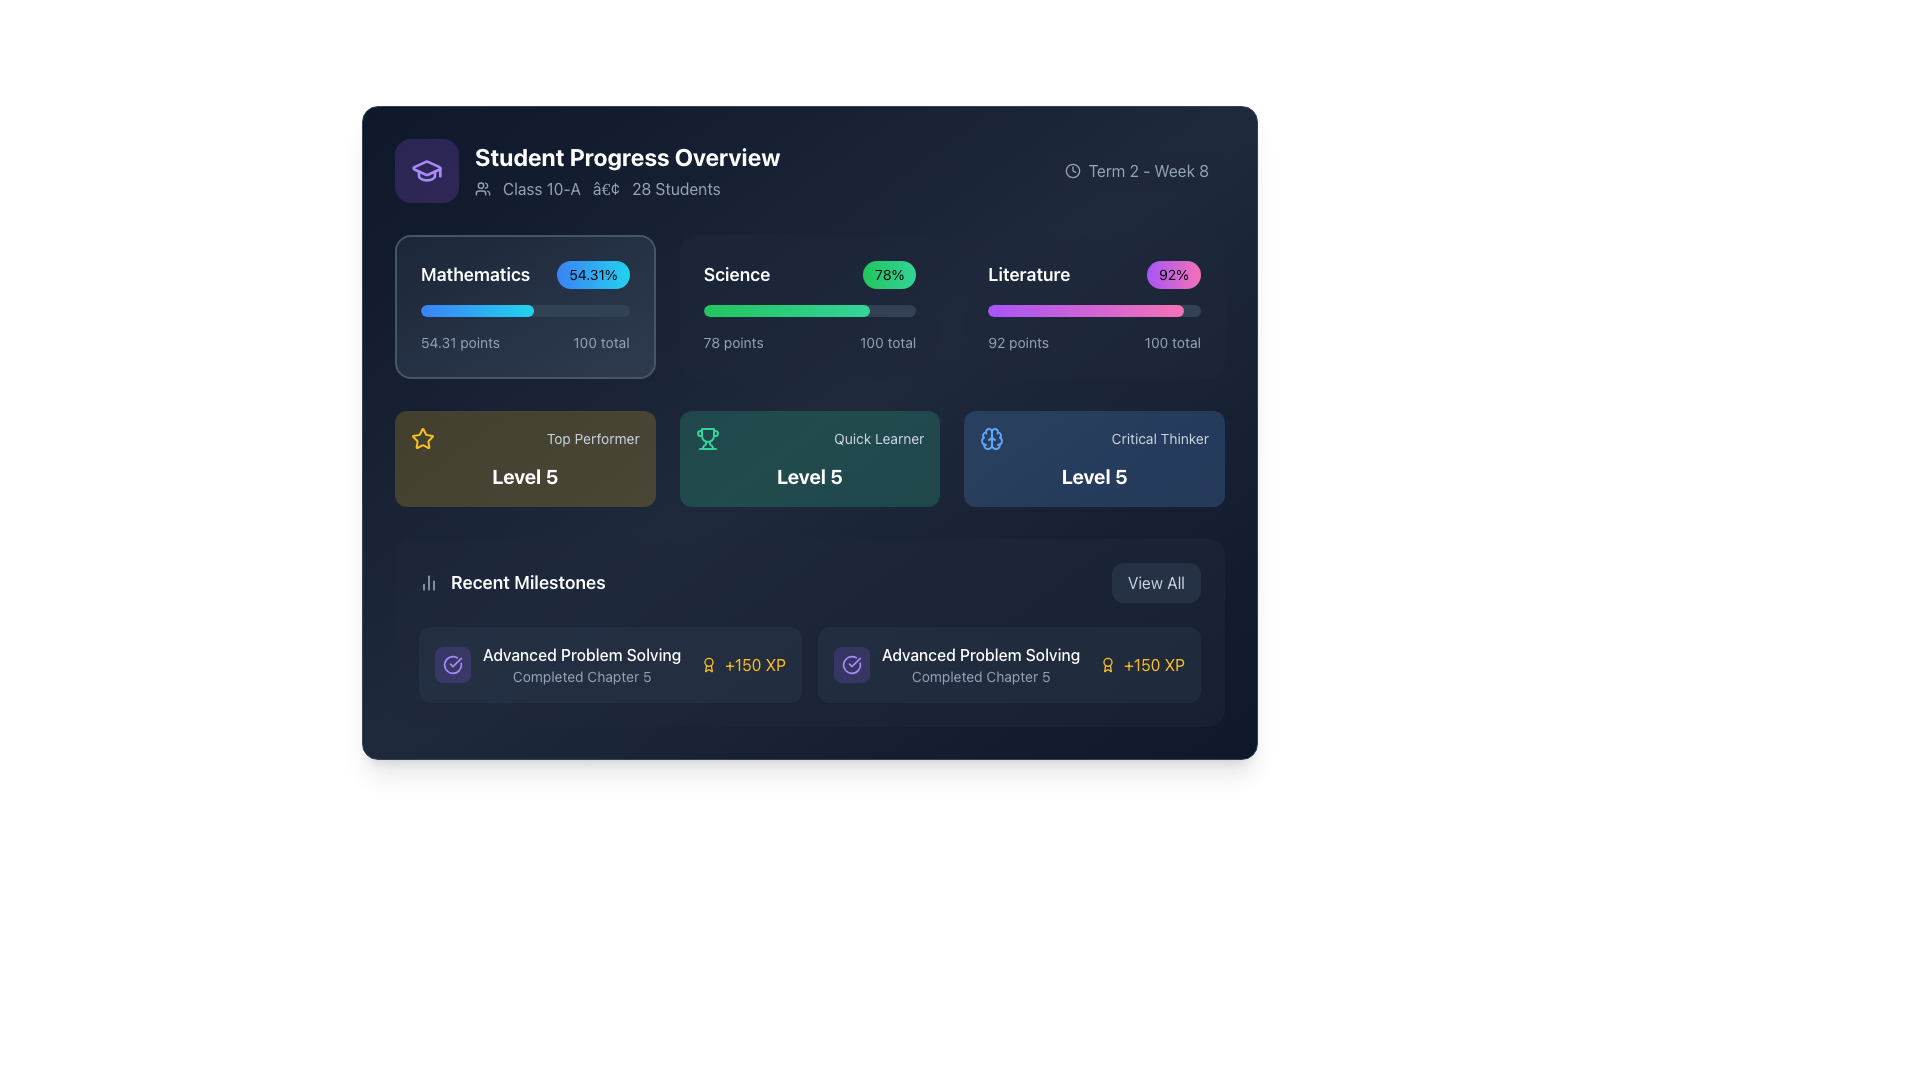  Describe the element at coordinates (525, 311) in the screenshot. I see `the horizontal progress bar with a dark blue background and rounded corners located within the 'Mathematics' card, positioned centrally beneath the labels 'Mathematics' and '54.31%'` at that location.